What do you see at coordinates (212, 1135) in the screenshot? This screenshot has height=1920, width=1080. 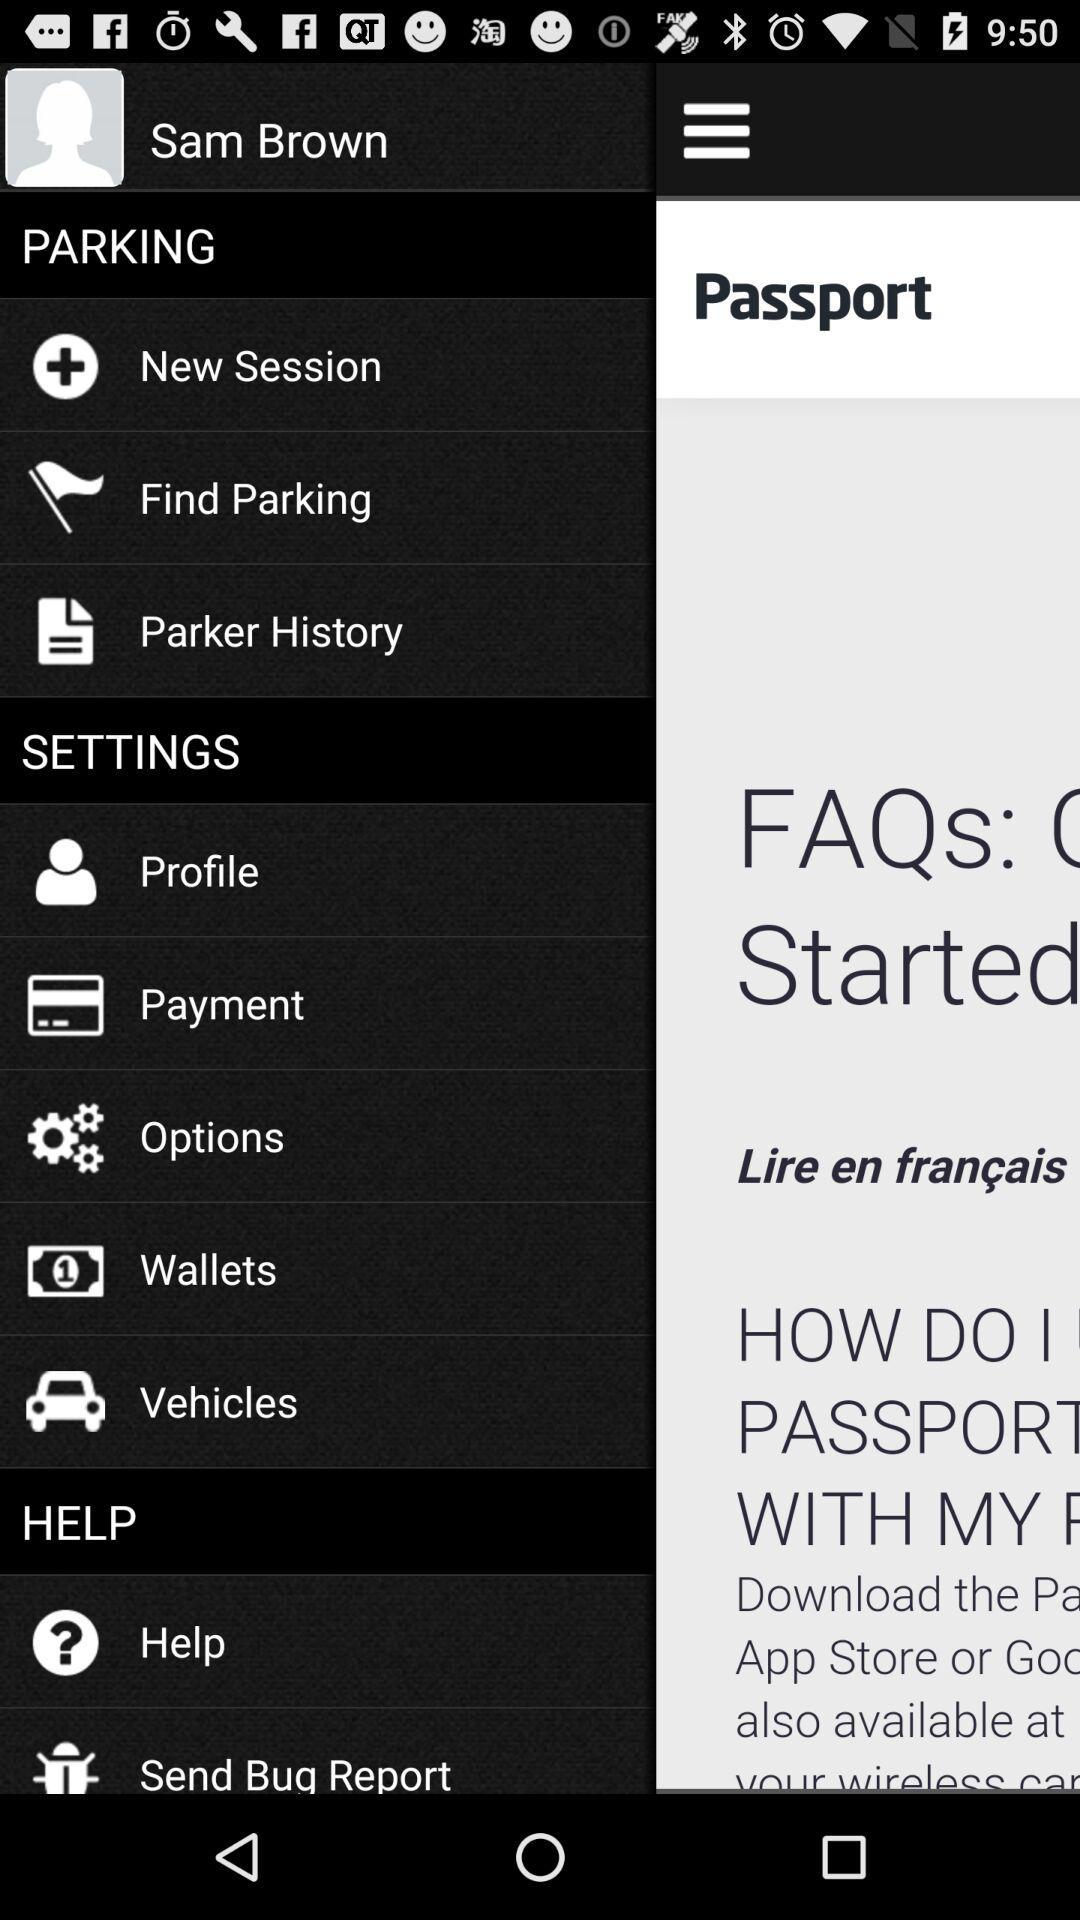 I see `the options` at bounding box center [212, 1135].